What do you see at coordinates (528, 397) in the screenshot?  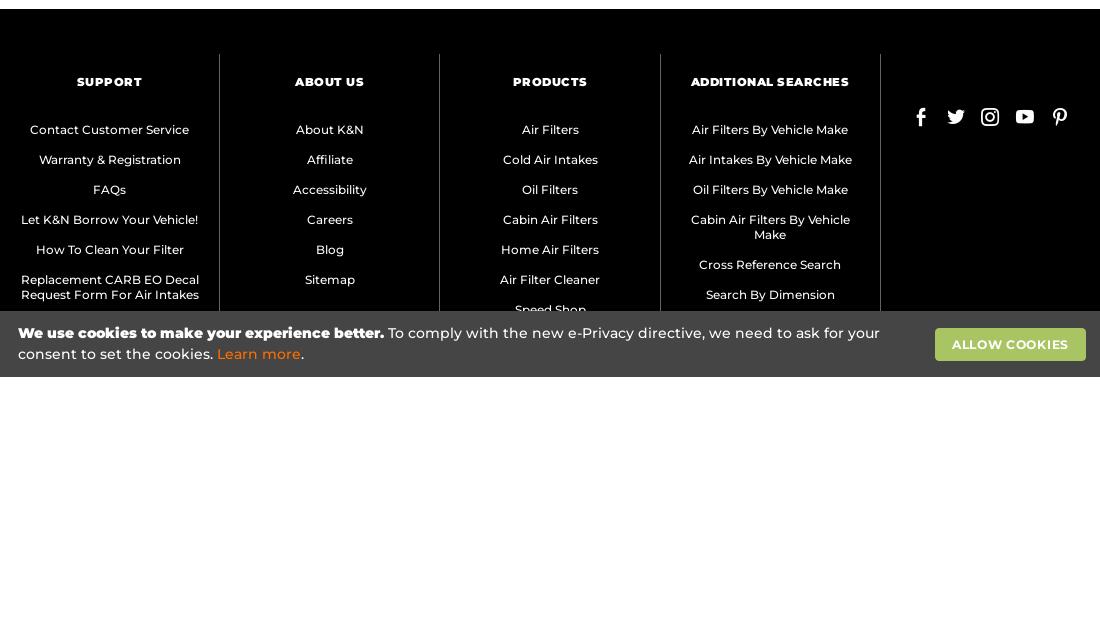 I see `'Marine'` at bounding box center [528, 397].